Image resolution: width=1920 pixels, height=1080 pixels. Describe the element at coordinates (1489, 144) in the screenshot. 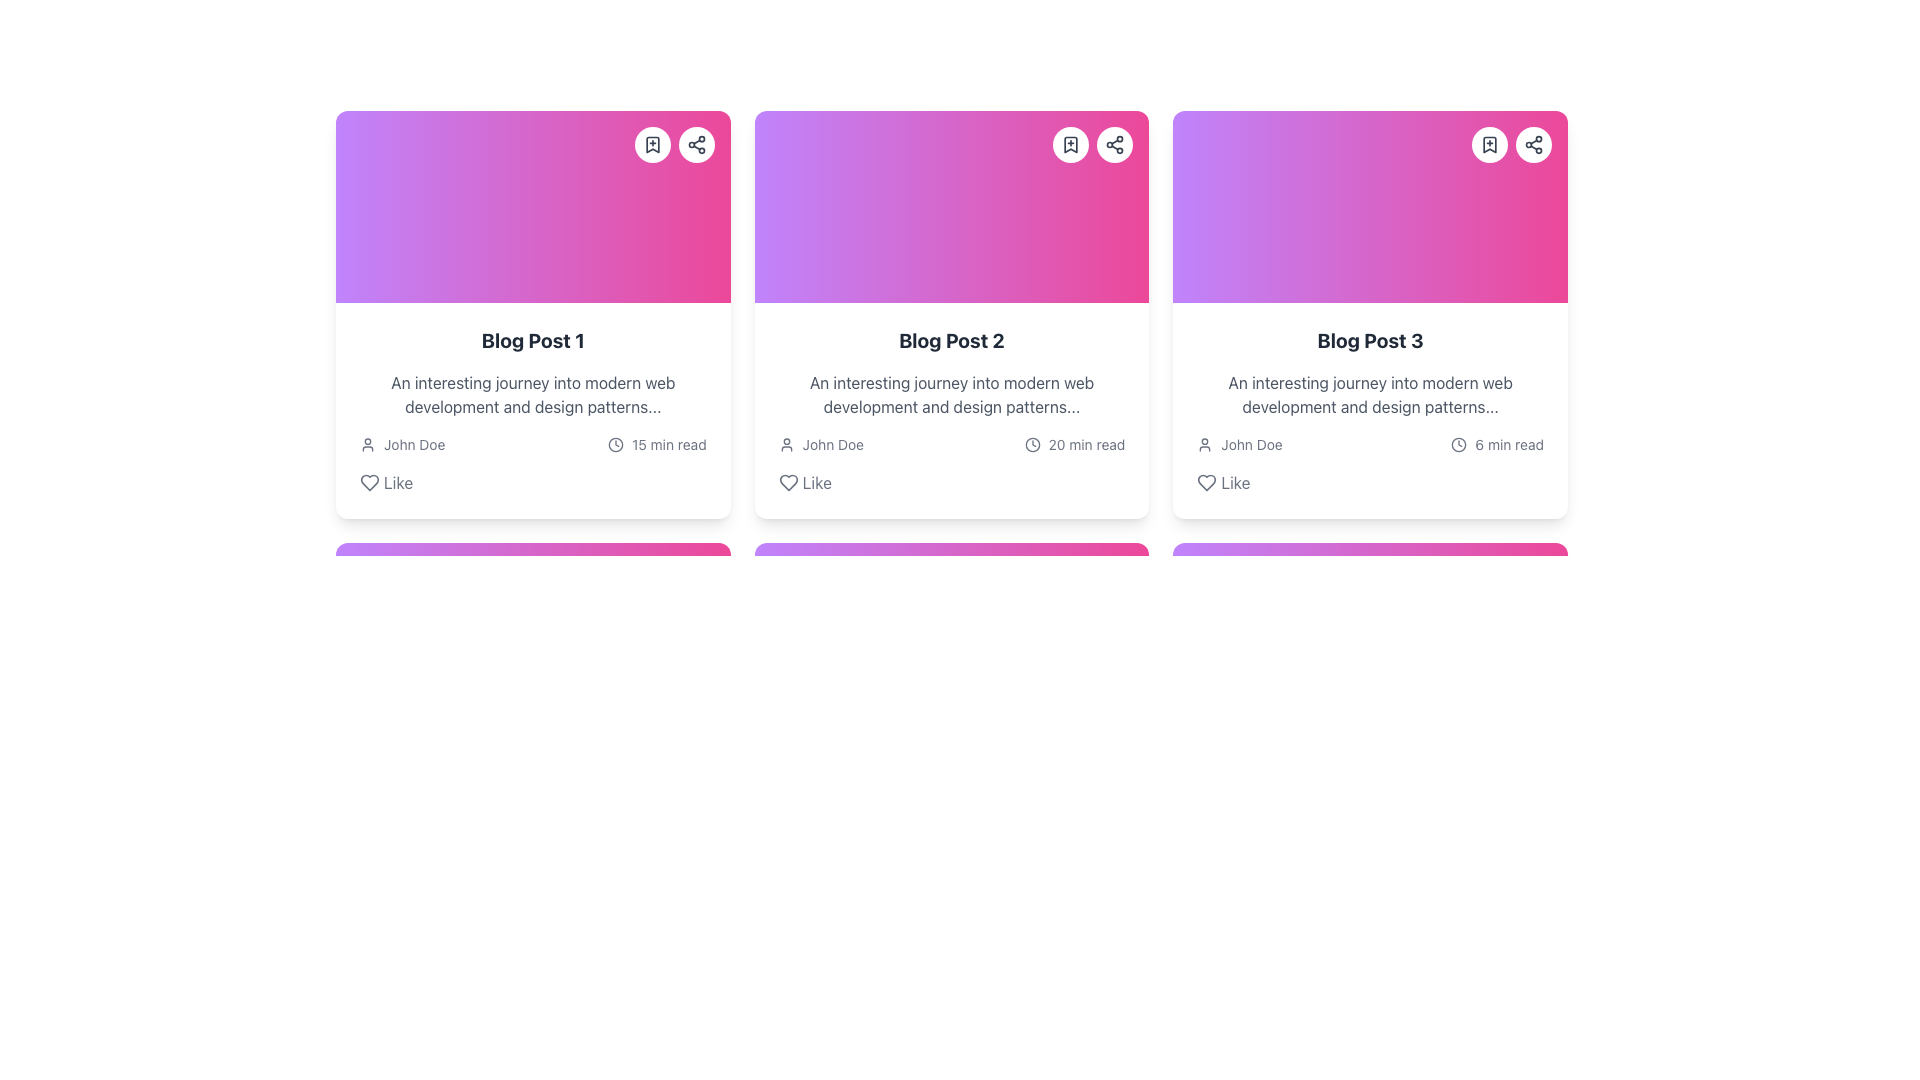

I see `the bookmark icon with a plus symbol located in the top-right corner of the card labeled 'Blog Post 3'` at that location.